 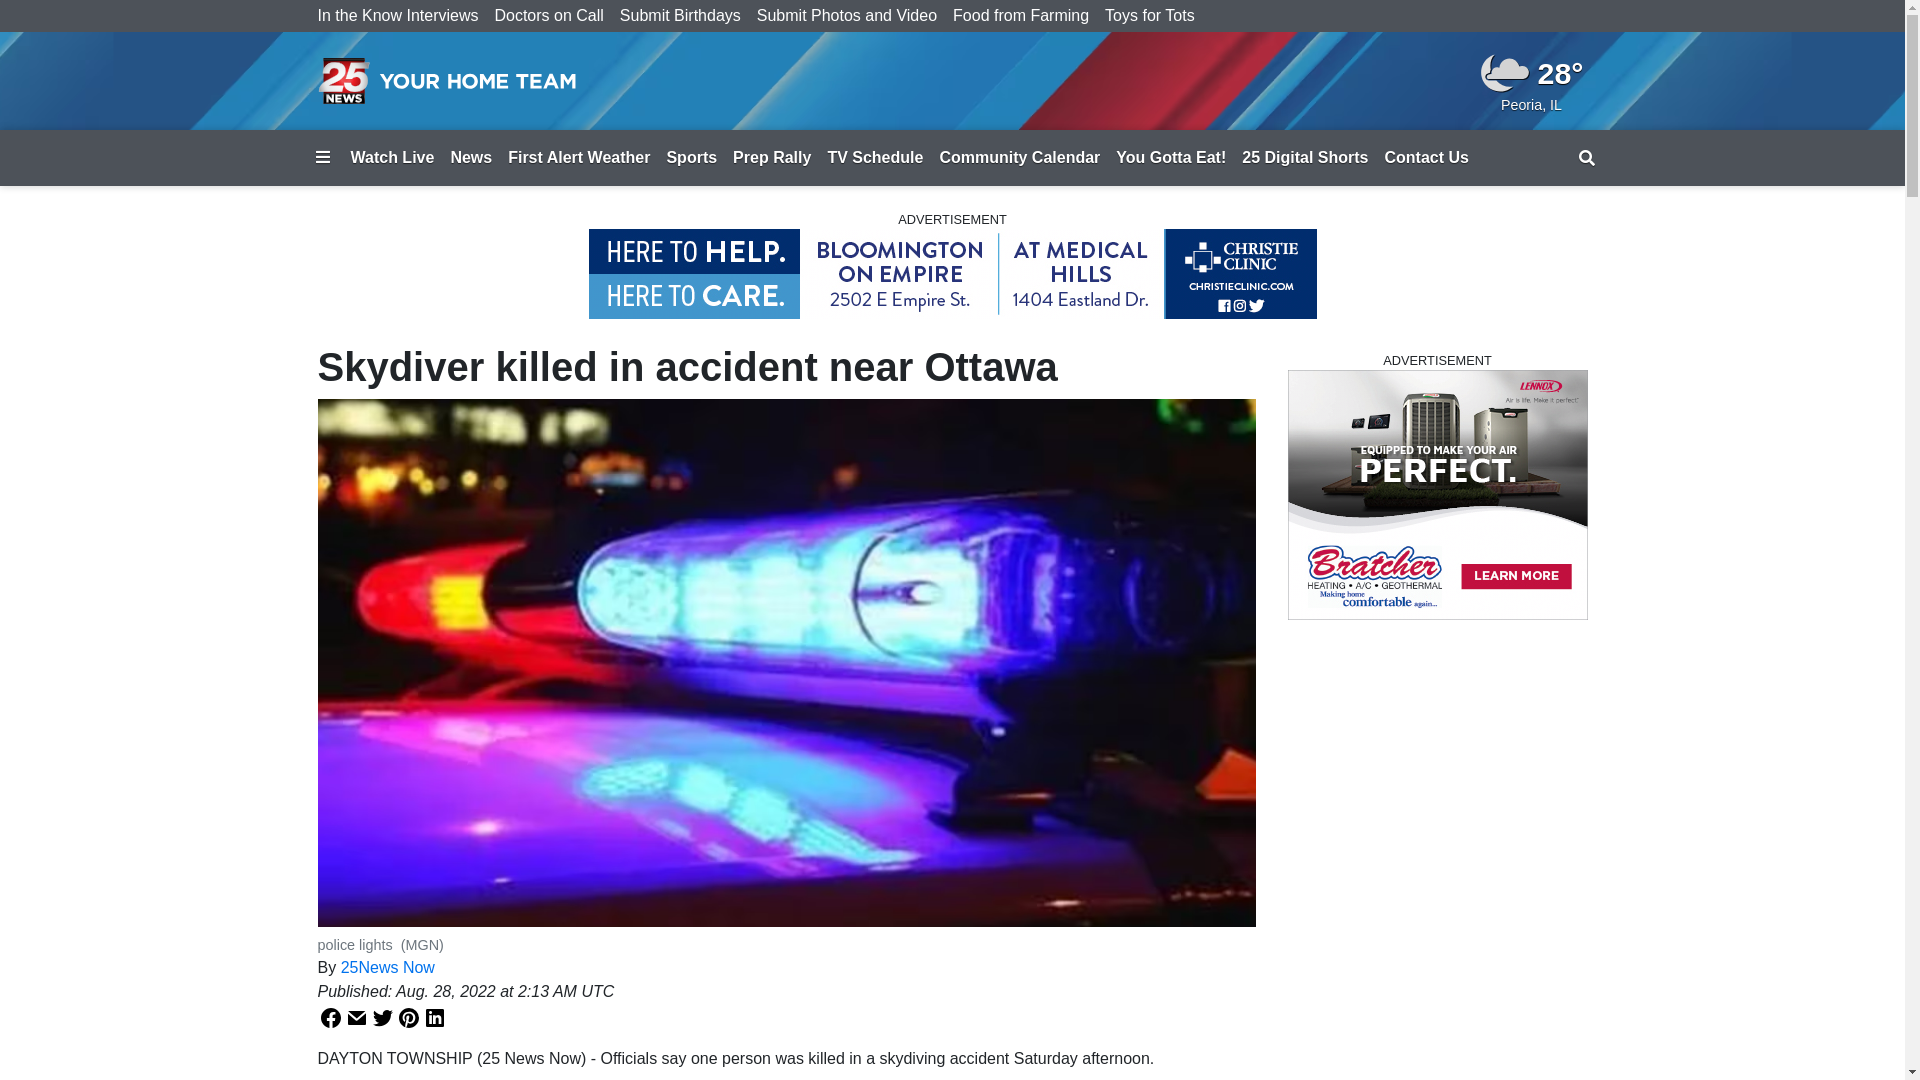 I want to click on 'Submit Birthdays', so click(x=680, y=15).